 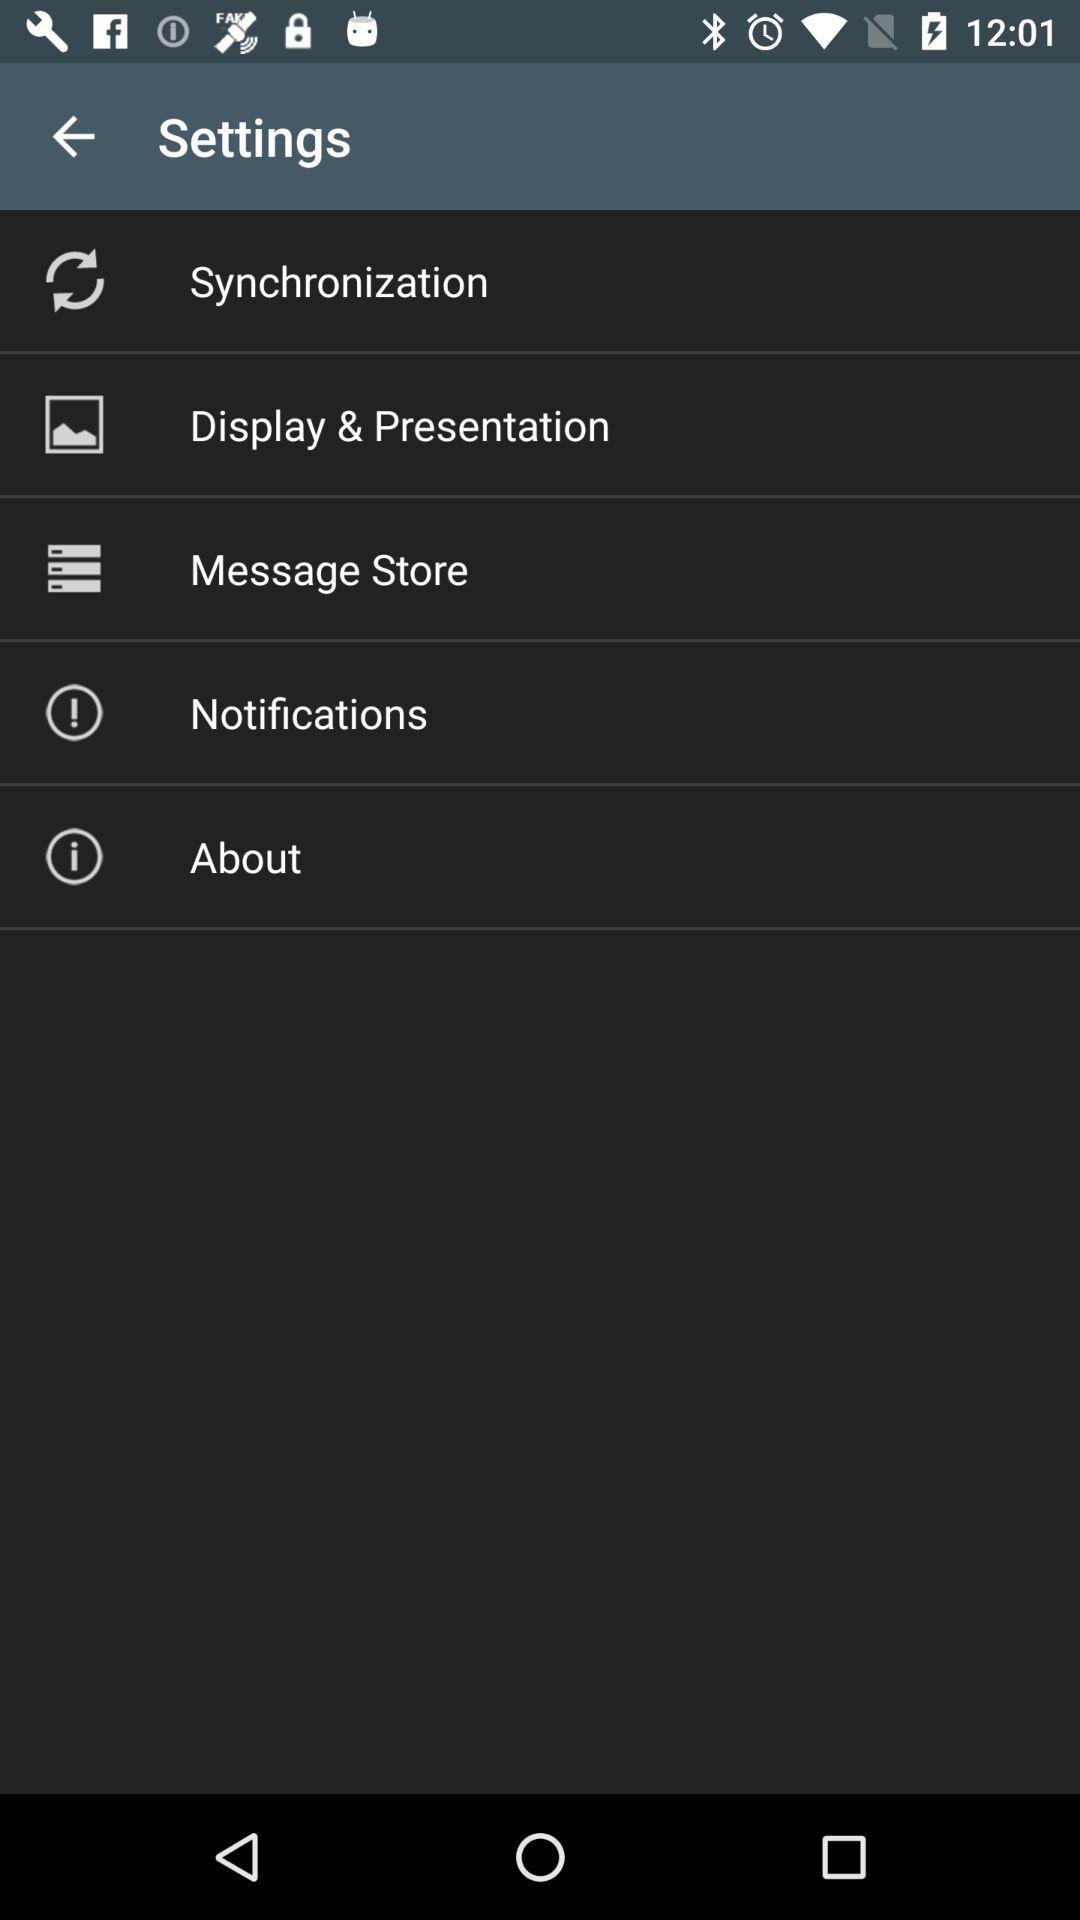 I want to click on the item below the notifications icon, so click(x=244, y=856).